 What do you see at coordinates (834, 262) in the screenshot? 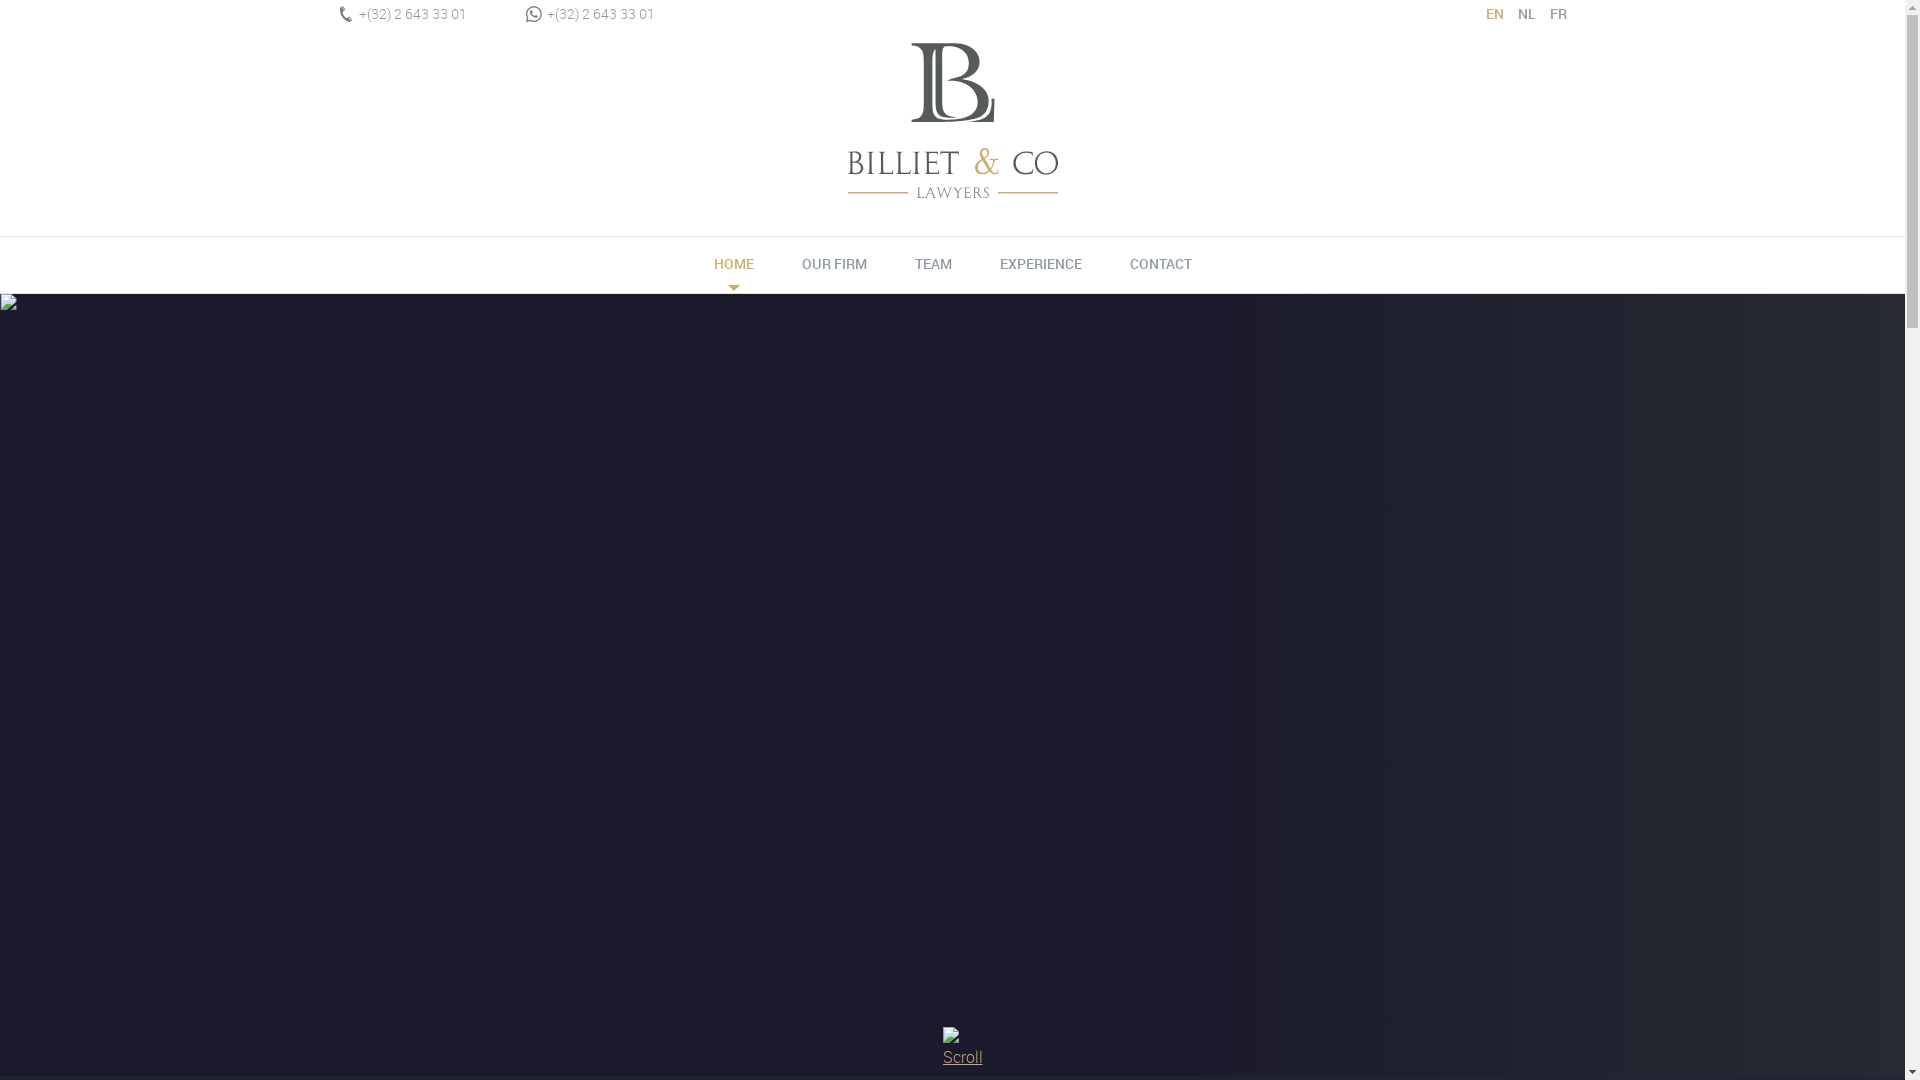
I see `'OUR FIRM'` at bounding box center [834, 262].